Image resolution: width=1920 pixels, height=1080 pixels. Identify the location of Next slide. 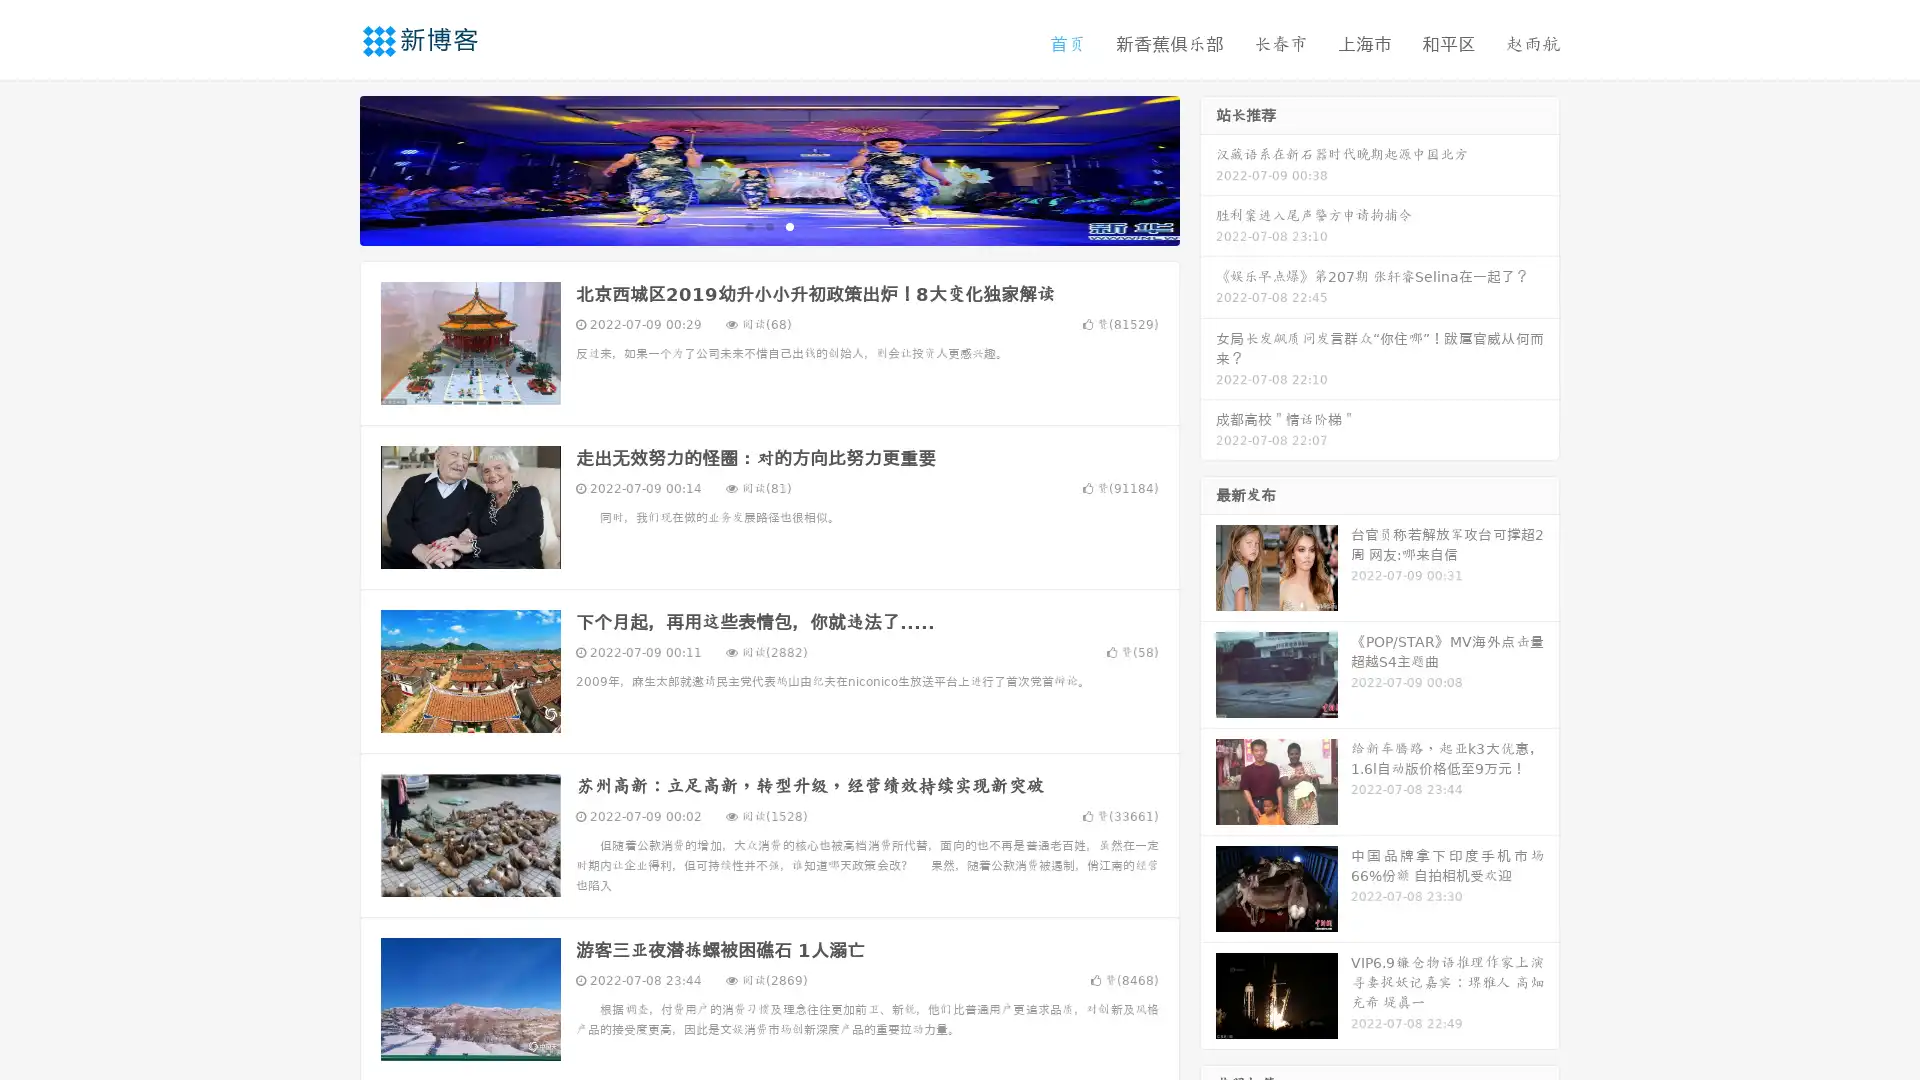
(1208, 168).